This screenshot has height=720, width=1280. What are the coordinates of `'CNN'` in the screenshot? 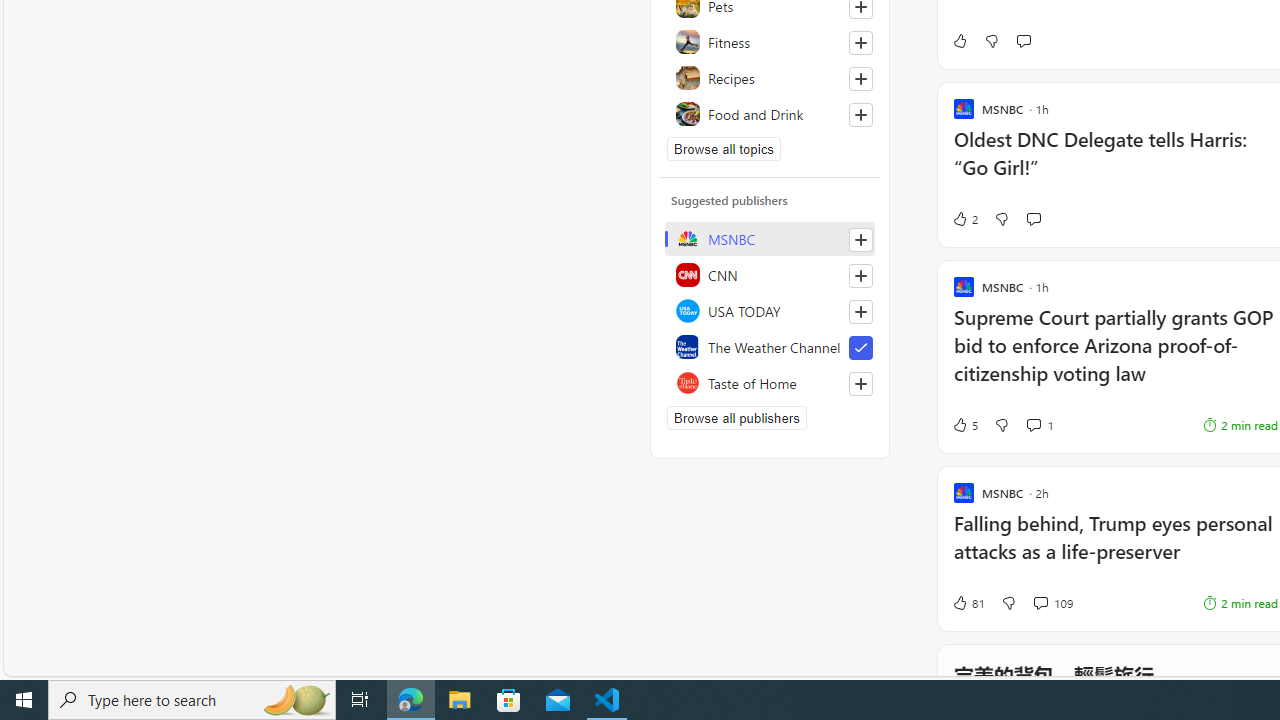 It's located at (769, 275).